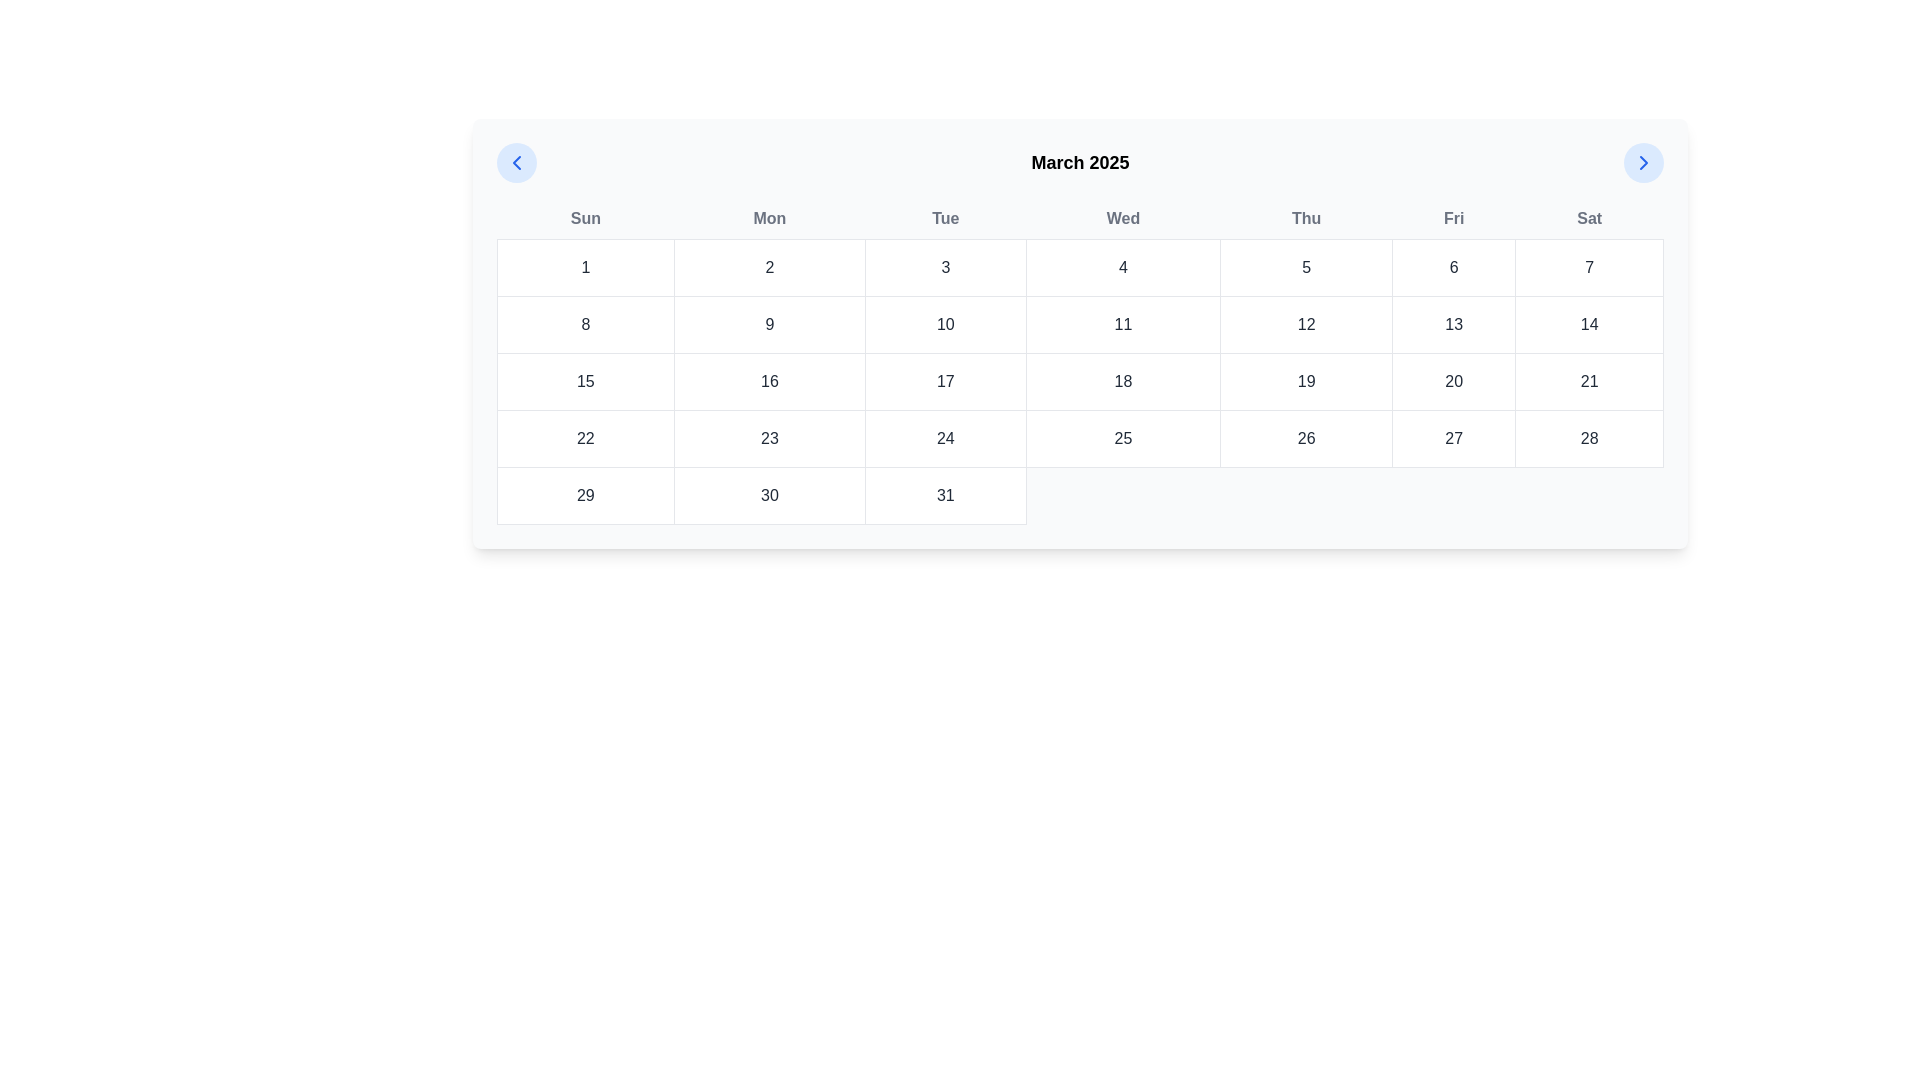  I want to click on the button-like selectable calendar date displaying the number '26', so click(1306, 438).